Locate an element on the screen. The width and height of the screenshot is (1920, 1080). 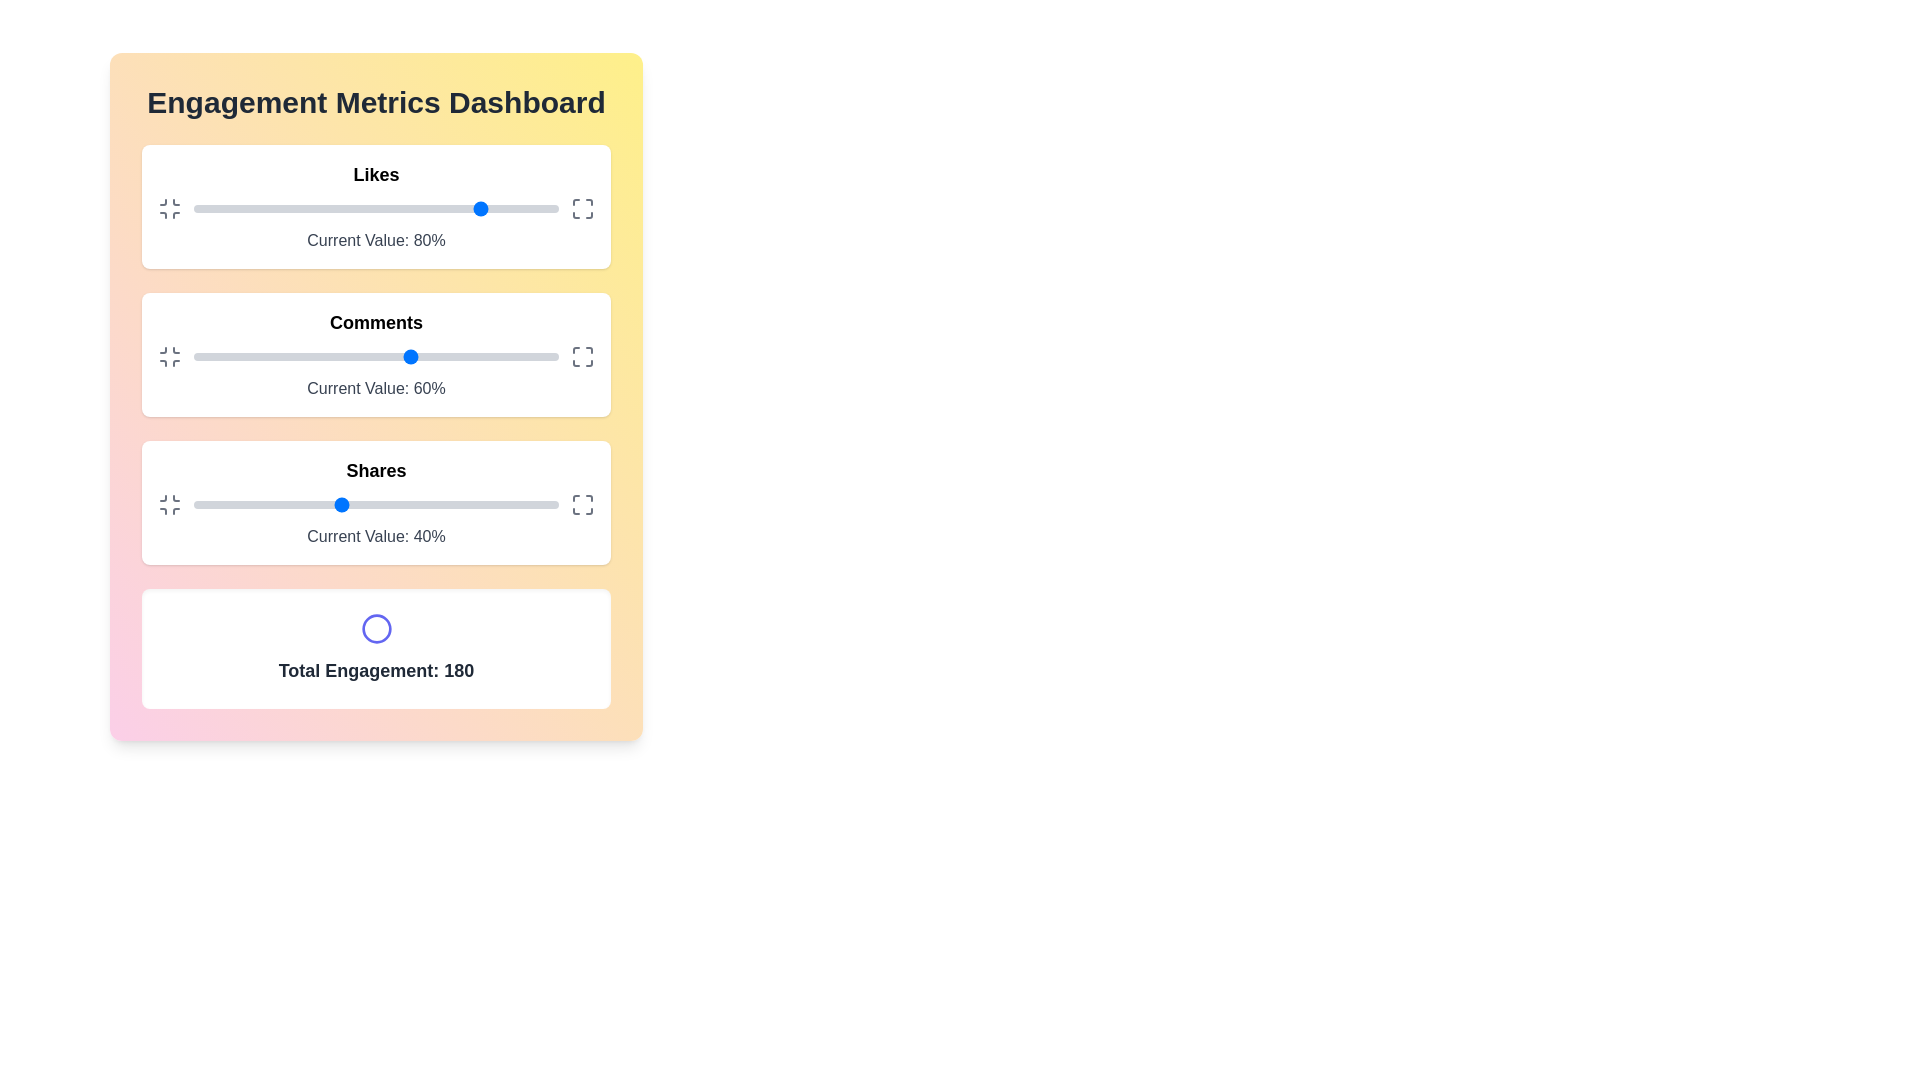
the 'Likes' slider is located at coordinates (340, 208).